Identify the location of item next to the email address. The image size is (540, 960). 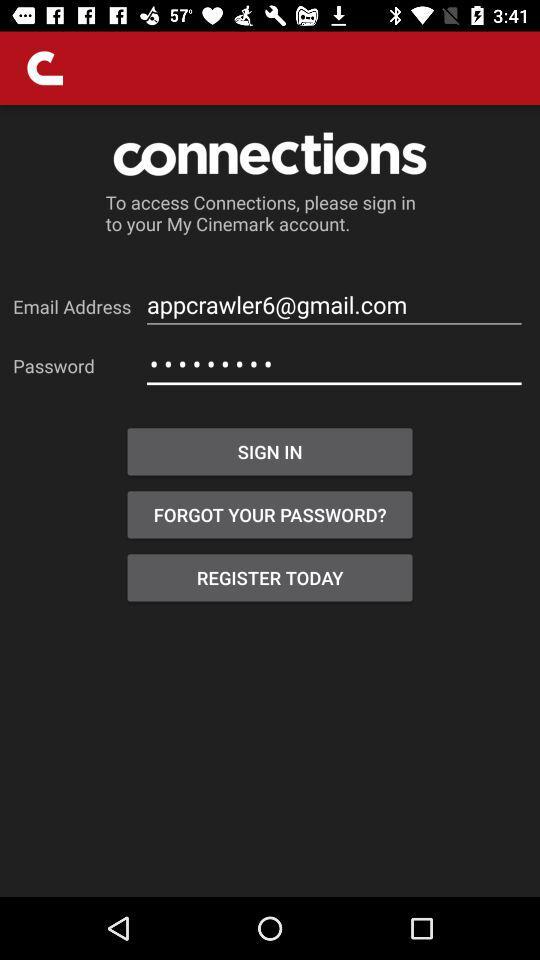
(334, 305).